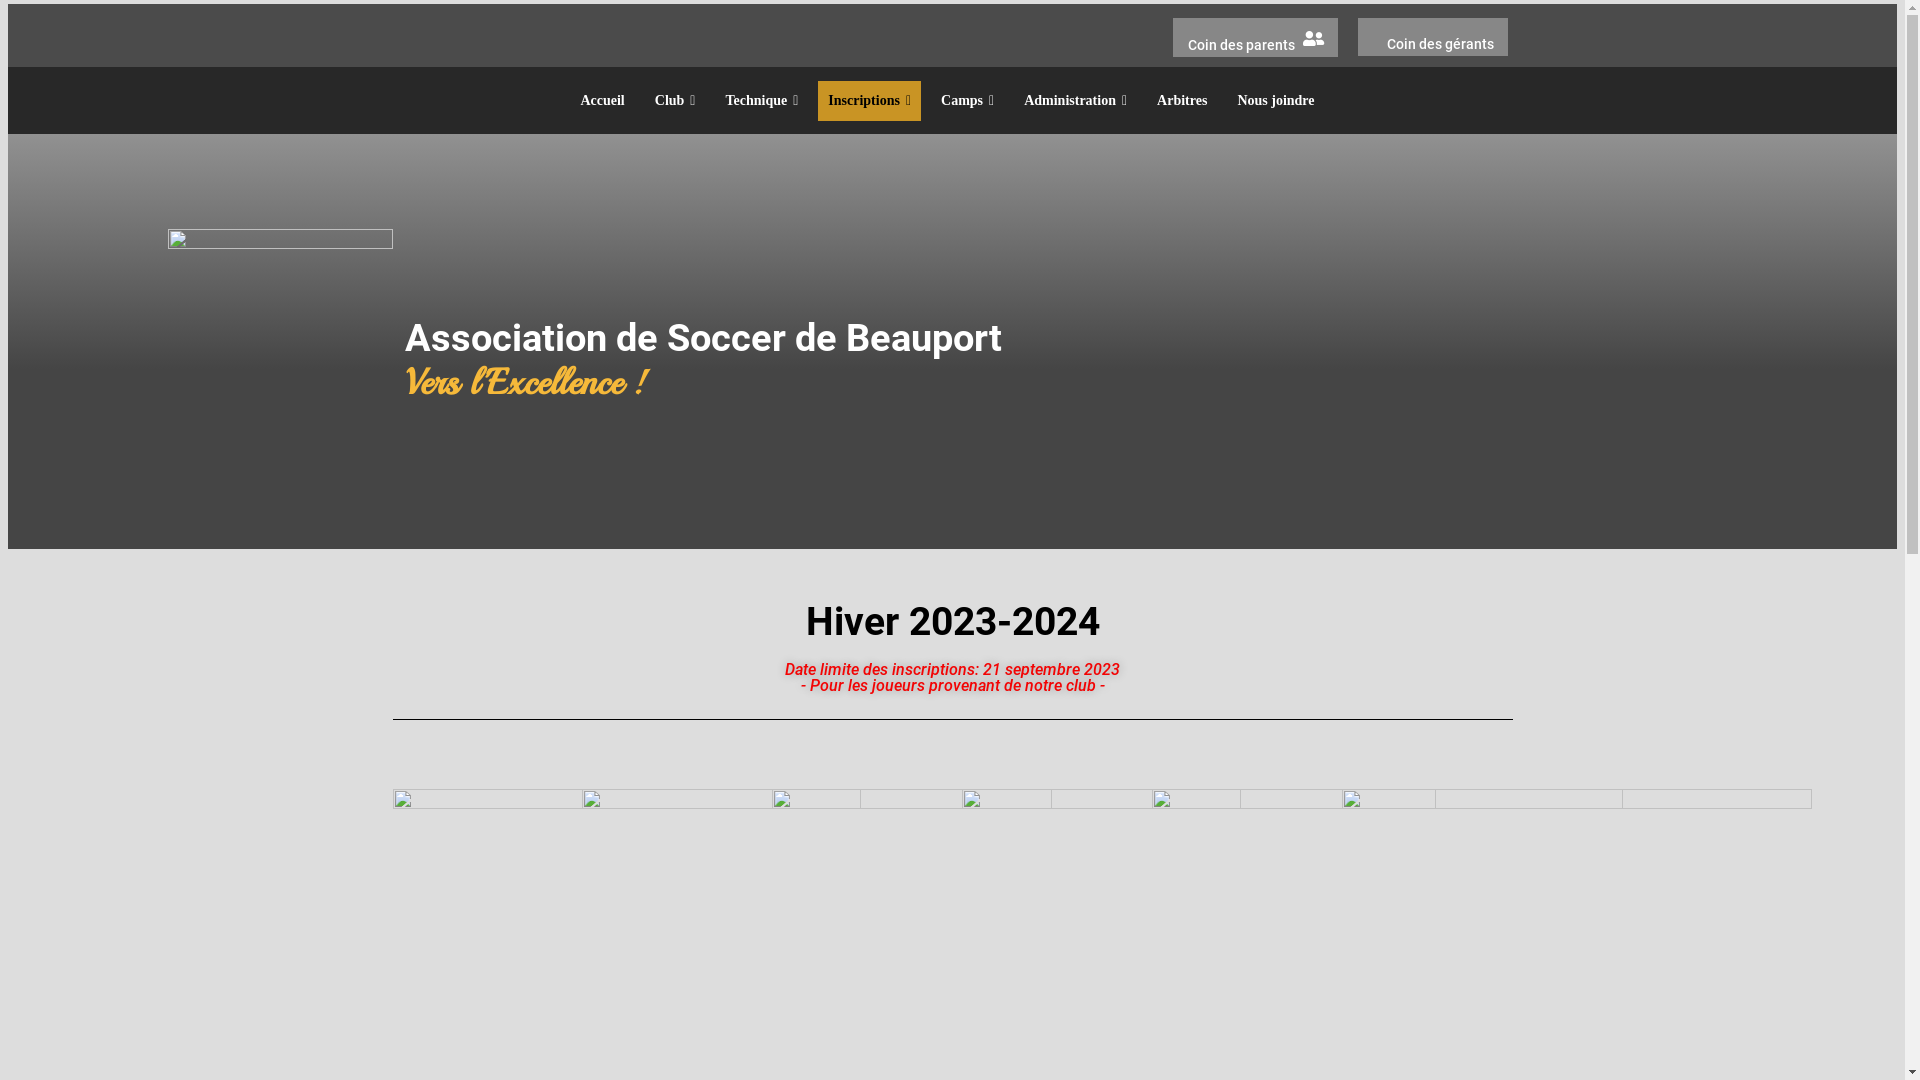  Describe the element at coordinates (869, 100) in the screenshot. I see `'Inscriptions'` at that location.